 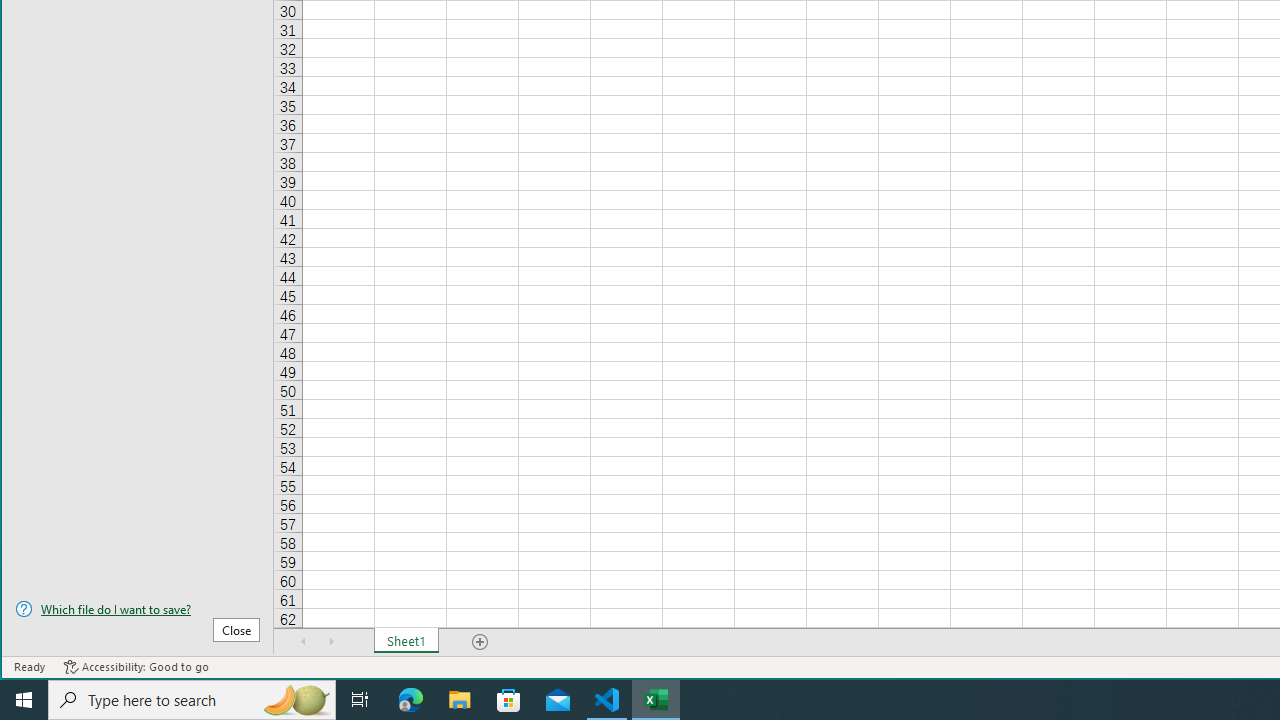 I want to click on 'Visual Studio Code - 1 running window', so click(x=606, y=698).